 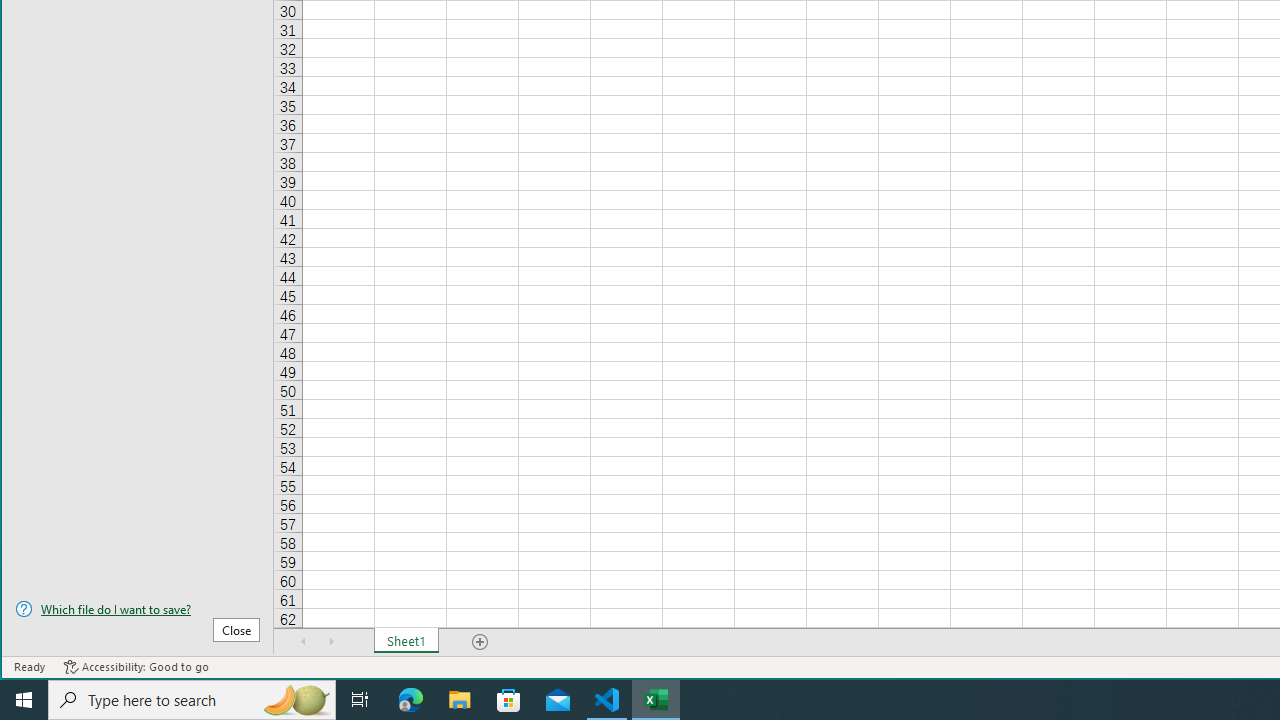 I want to click on 'Visual Studio Code - 1 running window', so click(x=606, y=698).